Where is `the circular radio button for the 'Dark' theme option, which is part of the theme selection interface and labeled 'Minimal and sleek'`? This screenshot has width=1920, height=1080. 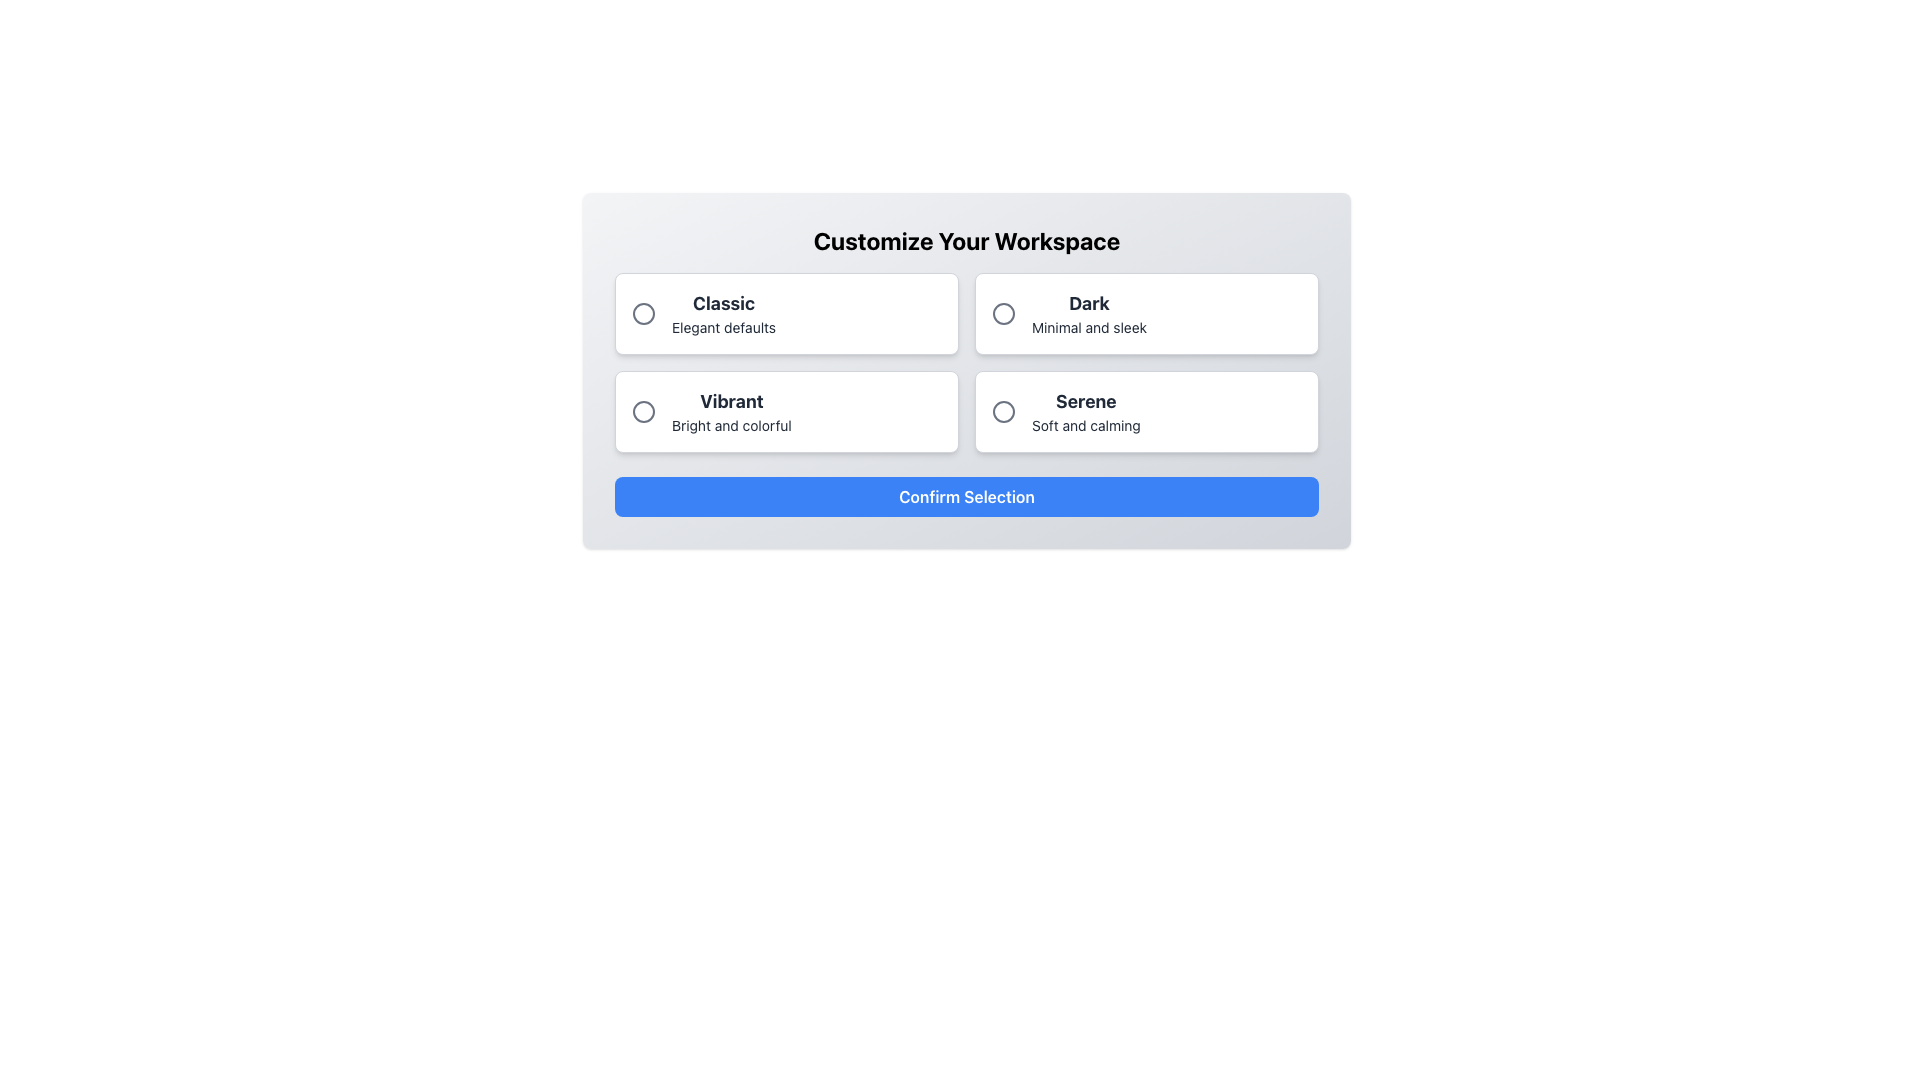 the circular radio button for the 'Dark' theme option, which is part of the theme selection interface and labeled 'Minimal and sleek' is located at coordinates (1003, 313).